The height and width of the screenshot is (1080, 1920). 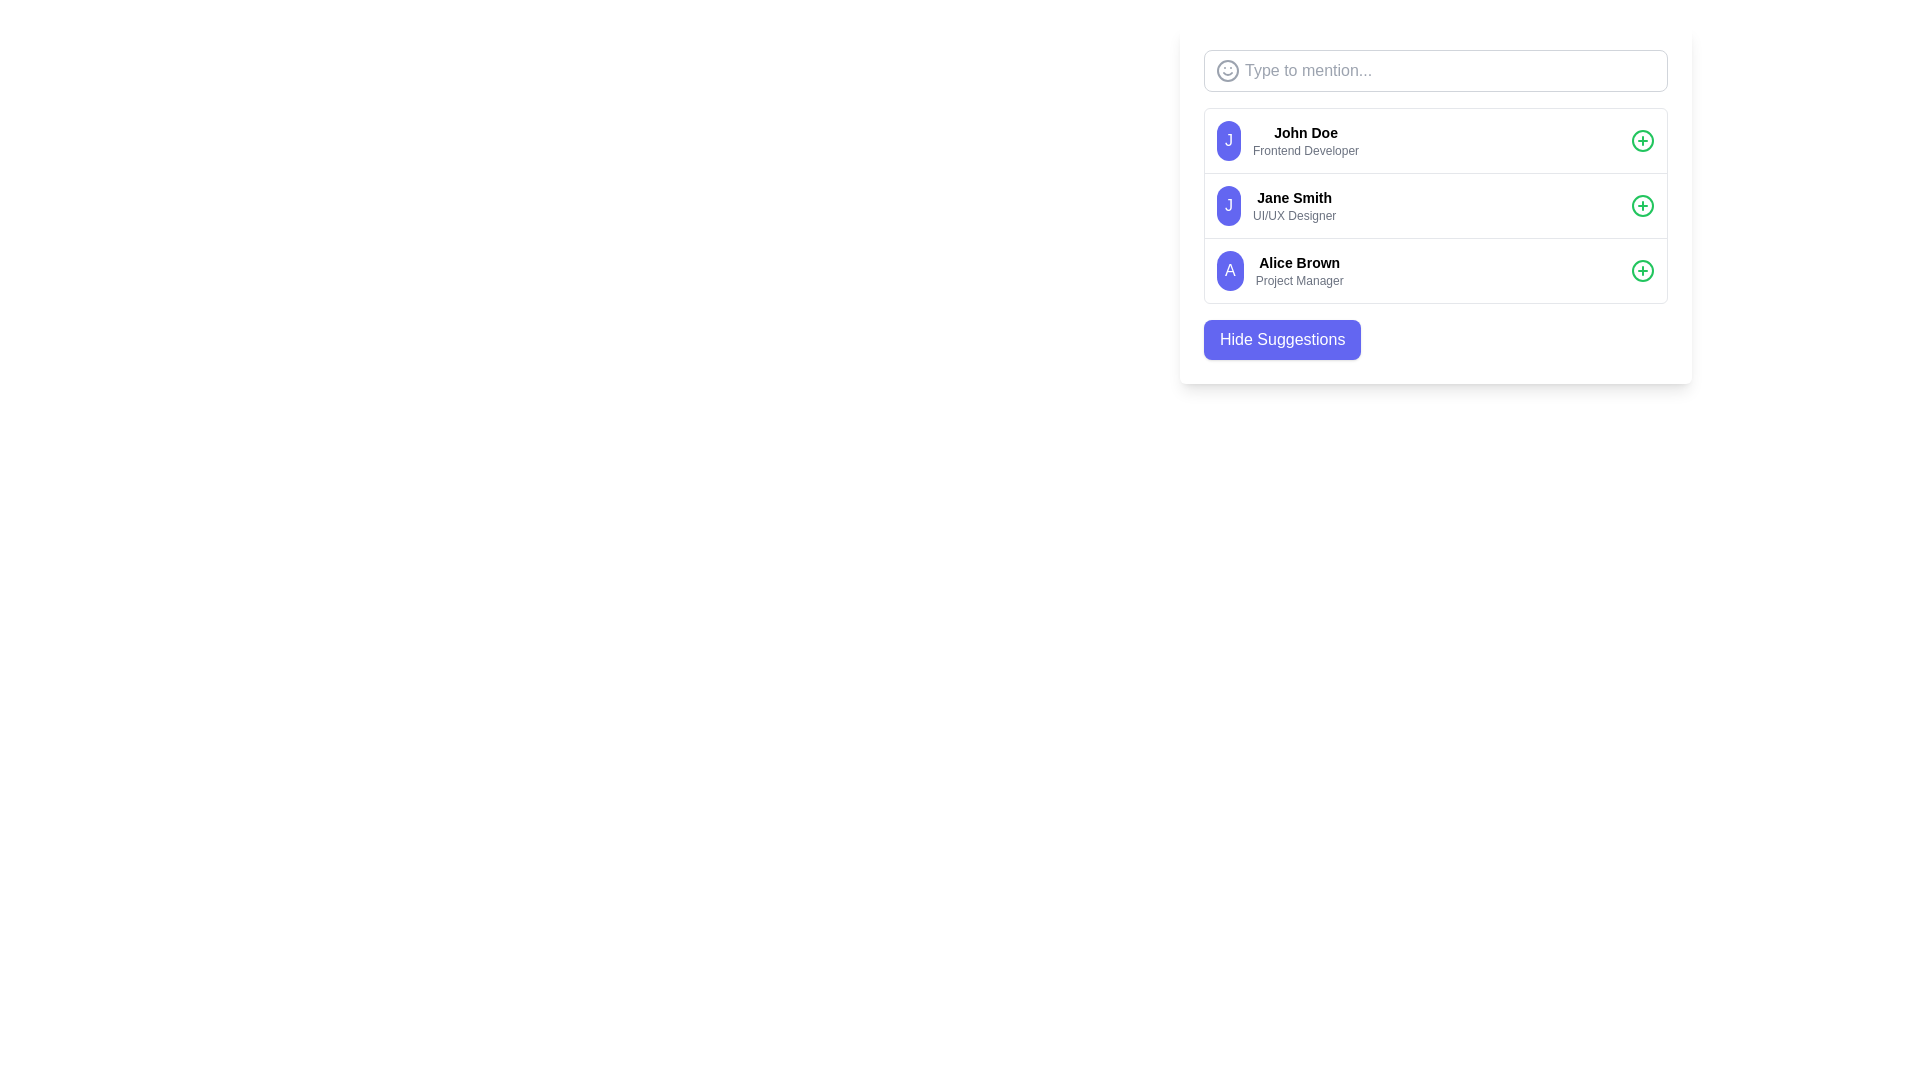 I want to click on the circular green icon button with a plus sign, located to the far right of the text 'Jane Smith' and 'UI/UX Designer', so click(x=1642, y=205).